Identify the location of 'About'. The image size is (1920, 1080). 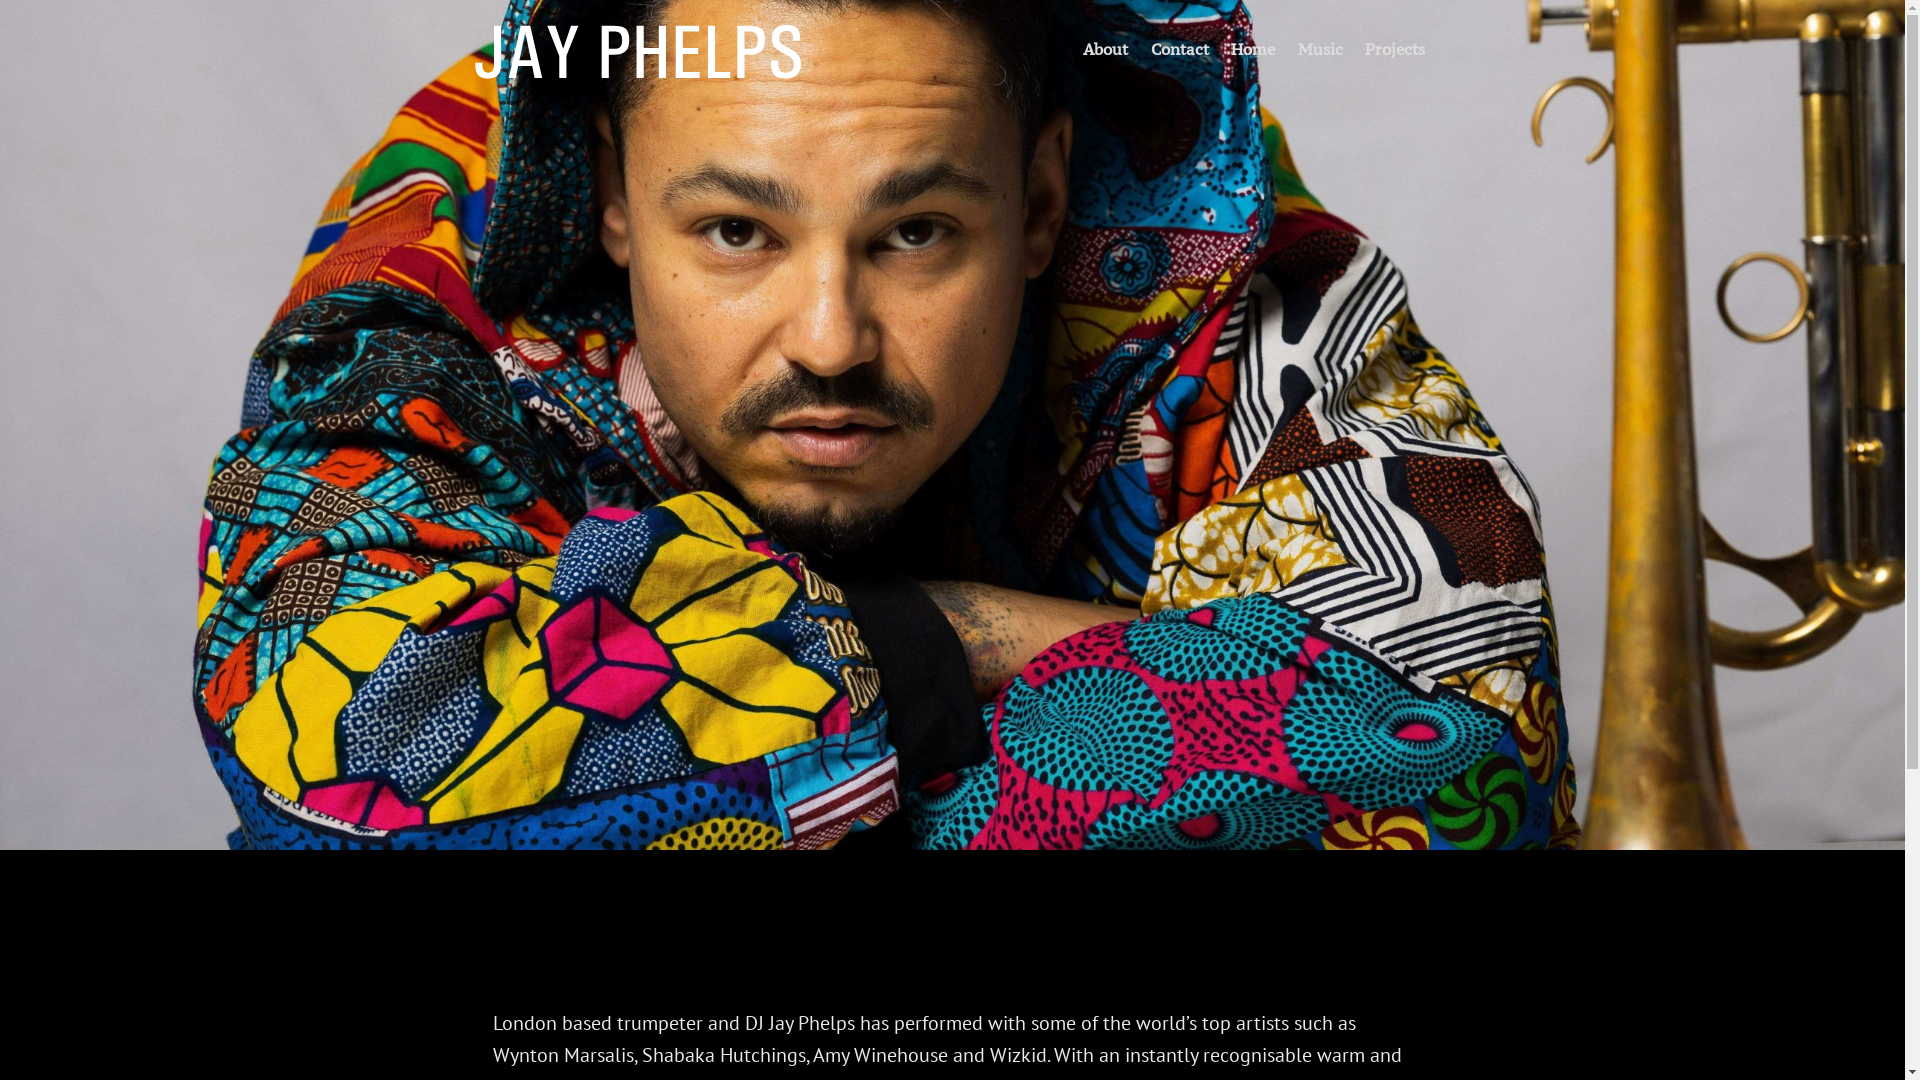
(1104, 46).